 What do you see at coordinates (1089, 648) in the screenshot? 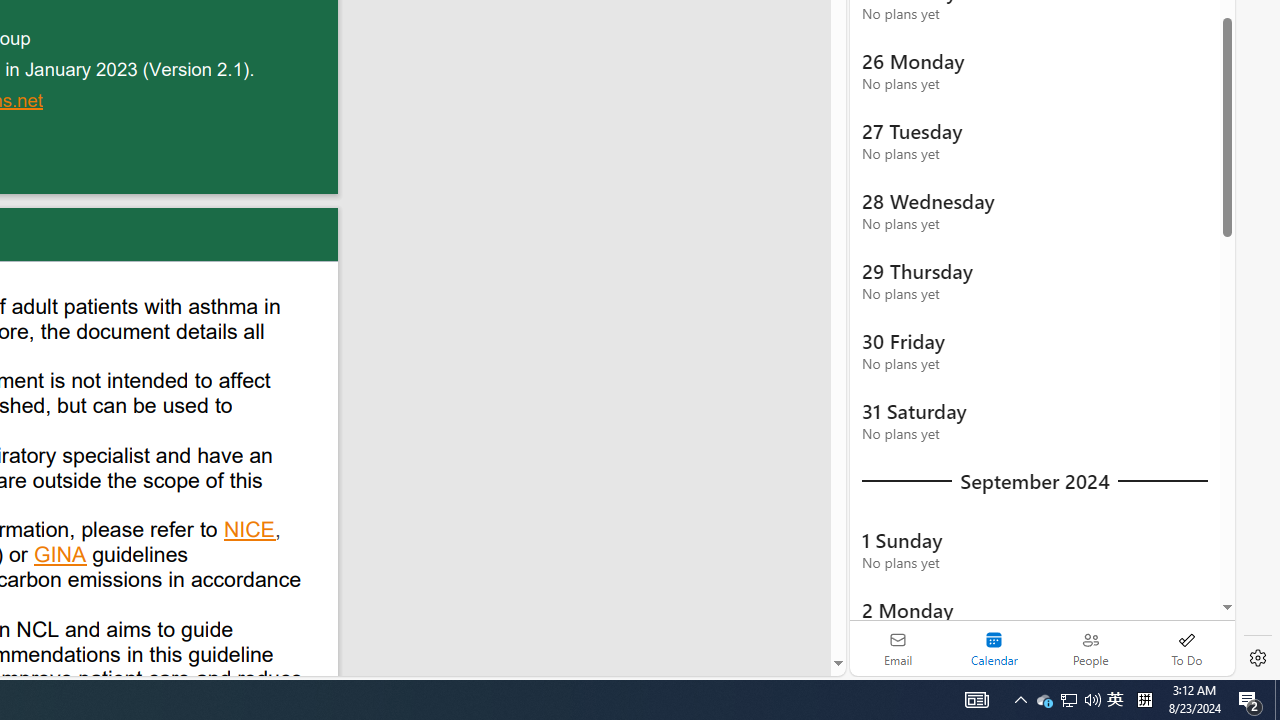
I see `'People'` at bounding box center [1089, 648].